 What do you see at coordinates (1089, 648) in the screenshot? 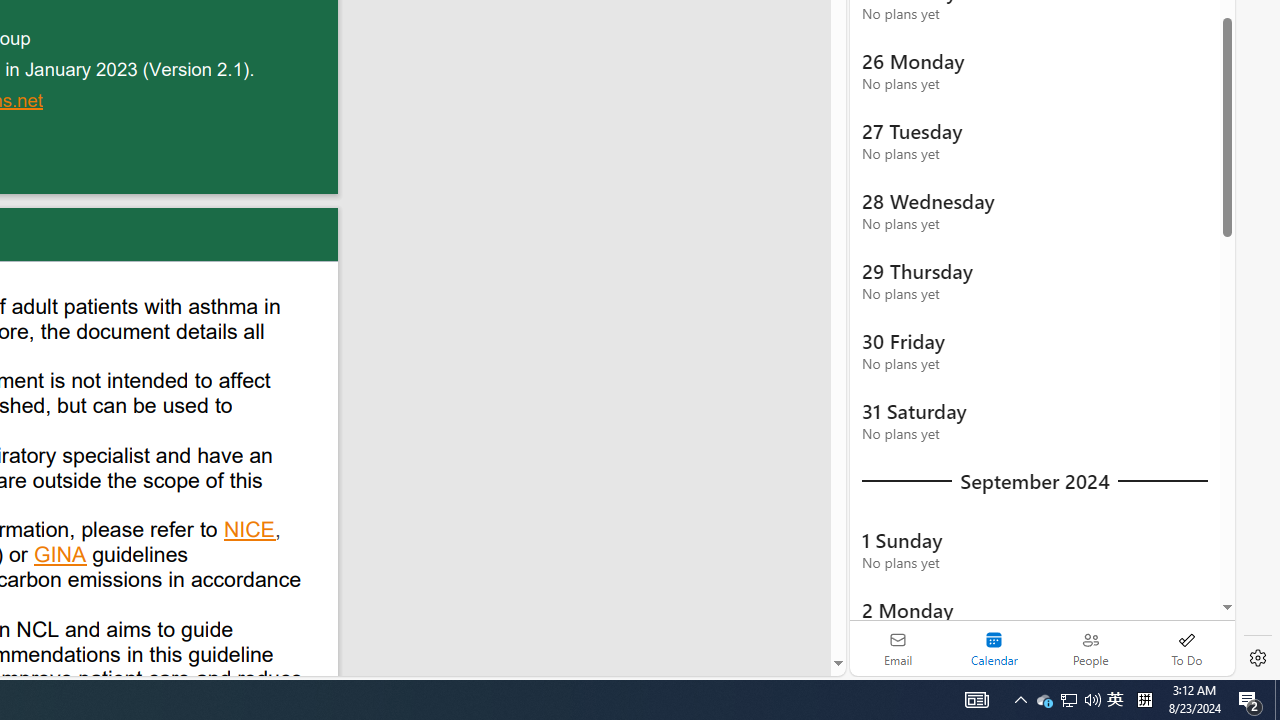
I see `'People'` at bounding box center [1089, 648].